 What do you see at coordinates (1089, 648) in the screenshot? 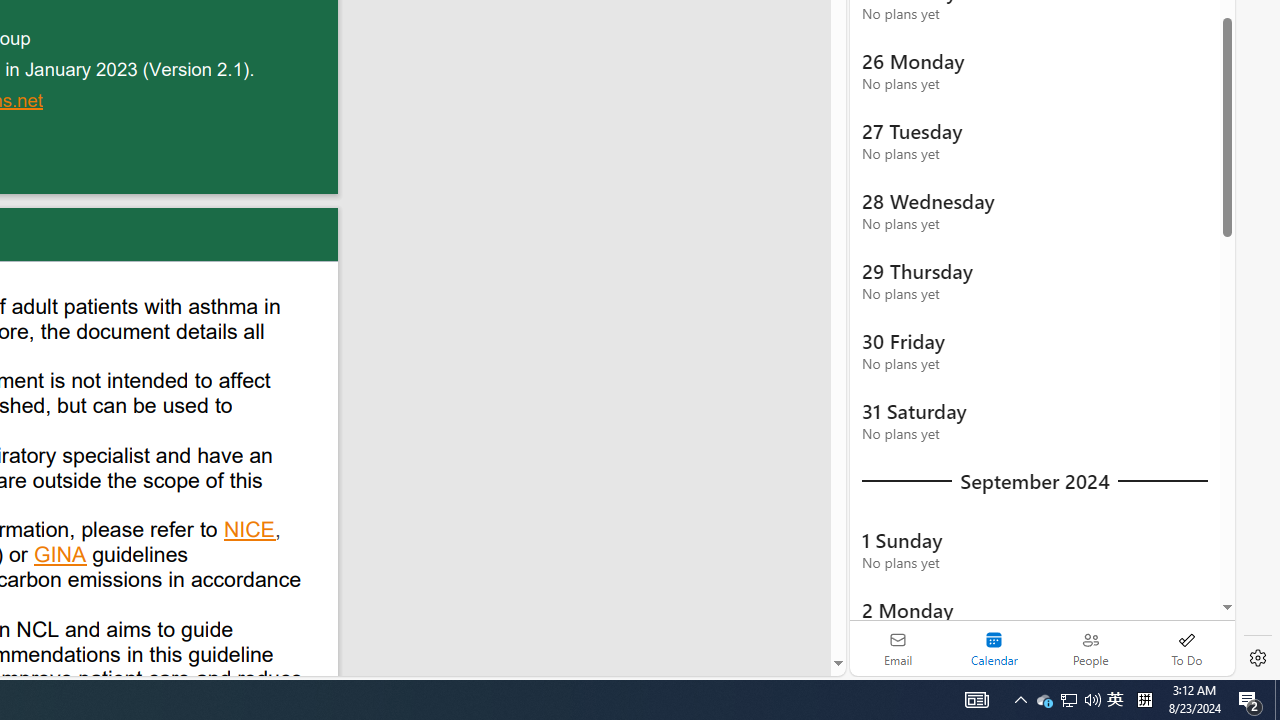
I see `'People'` at bounding box center [1089, 648].